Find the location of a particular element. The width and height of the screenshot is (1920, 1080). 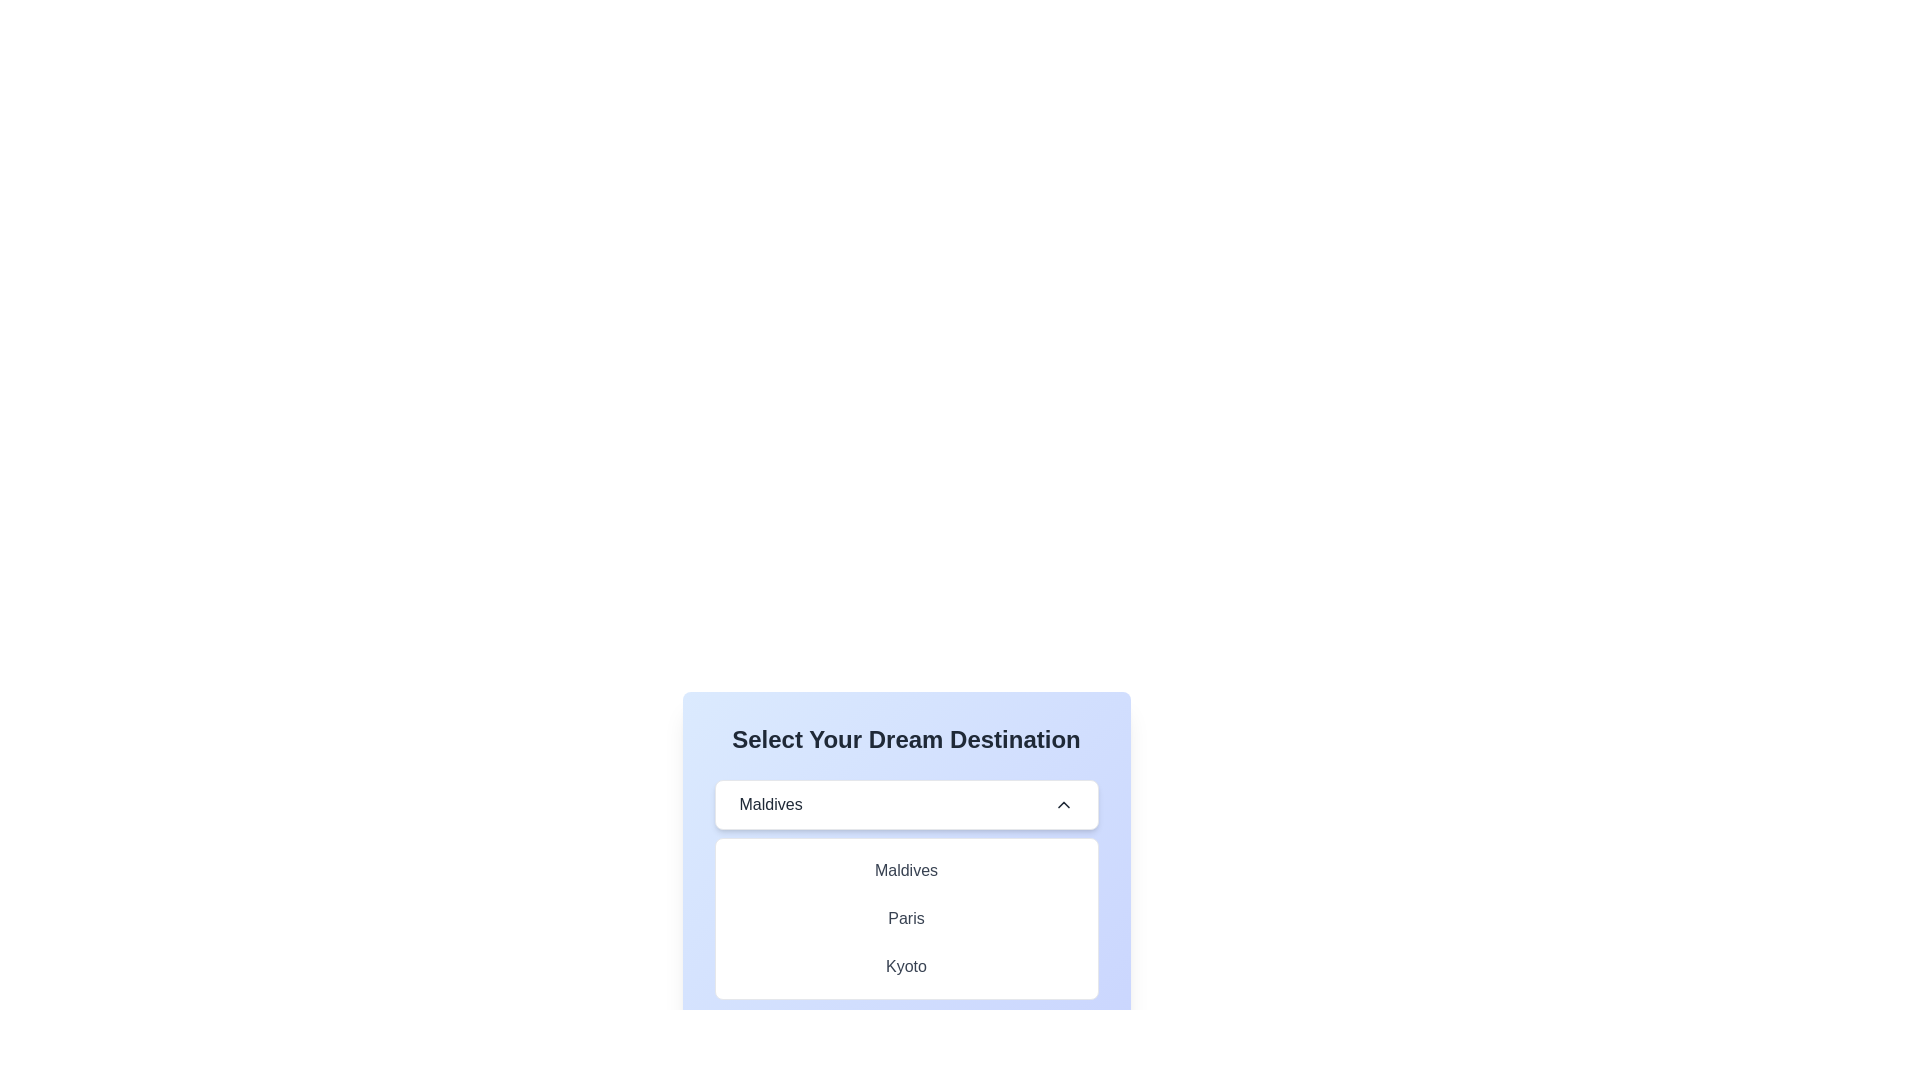

the 'Maldives' option in the dropdown menu is located at coordinates (905, 870).